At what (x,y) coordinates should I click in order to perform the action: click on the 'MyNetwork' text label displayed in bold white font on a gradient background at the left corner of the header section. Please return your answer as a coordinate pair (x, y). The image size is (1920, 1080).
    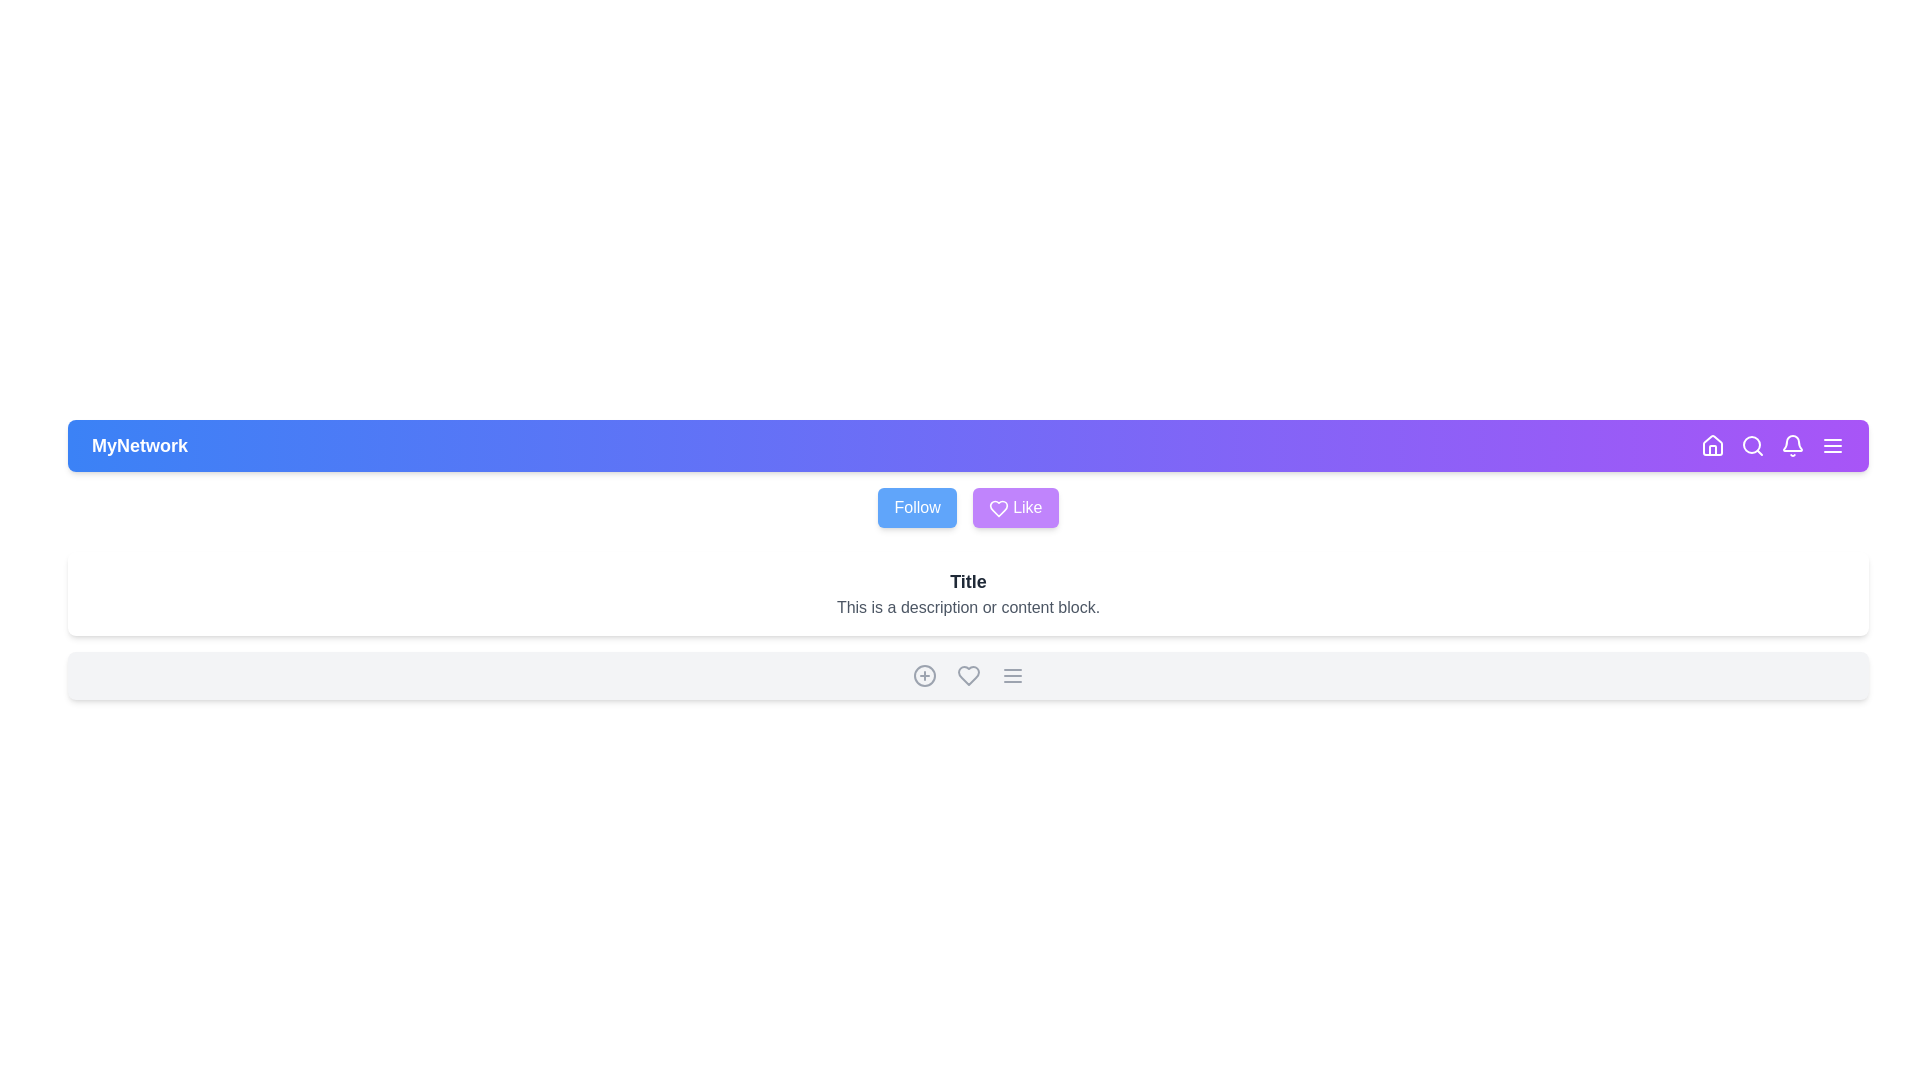
    Looking at the image, I should click on (138, 445).